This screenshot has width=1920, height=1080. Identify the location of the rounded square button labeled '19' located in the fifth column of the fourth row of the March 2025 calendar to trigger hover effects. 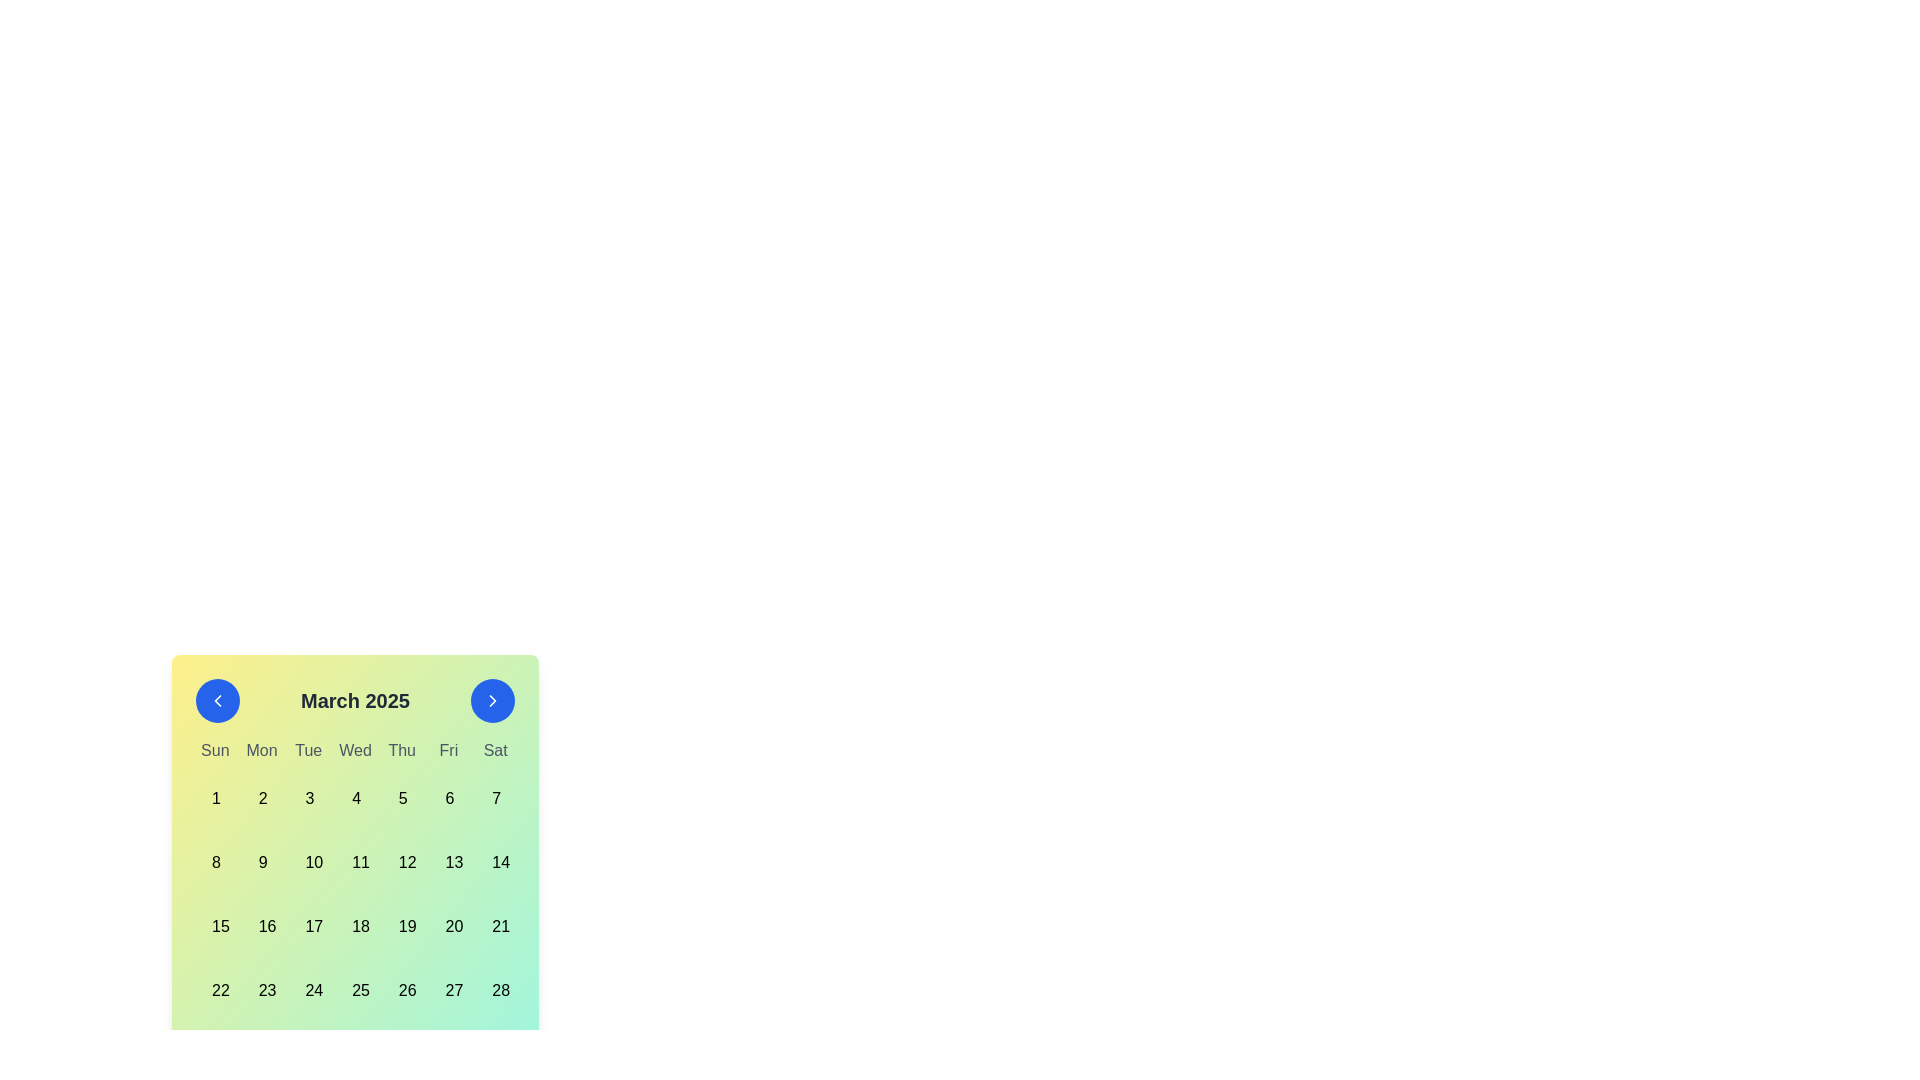
(401, 926).